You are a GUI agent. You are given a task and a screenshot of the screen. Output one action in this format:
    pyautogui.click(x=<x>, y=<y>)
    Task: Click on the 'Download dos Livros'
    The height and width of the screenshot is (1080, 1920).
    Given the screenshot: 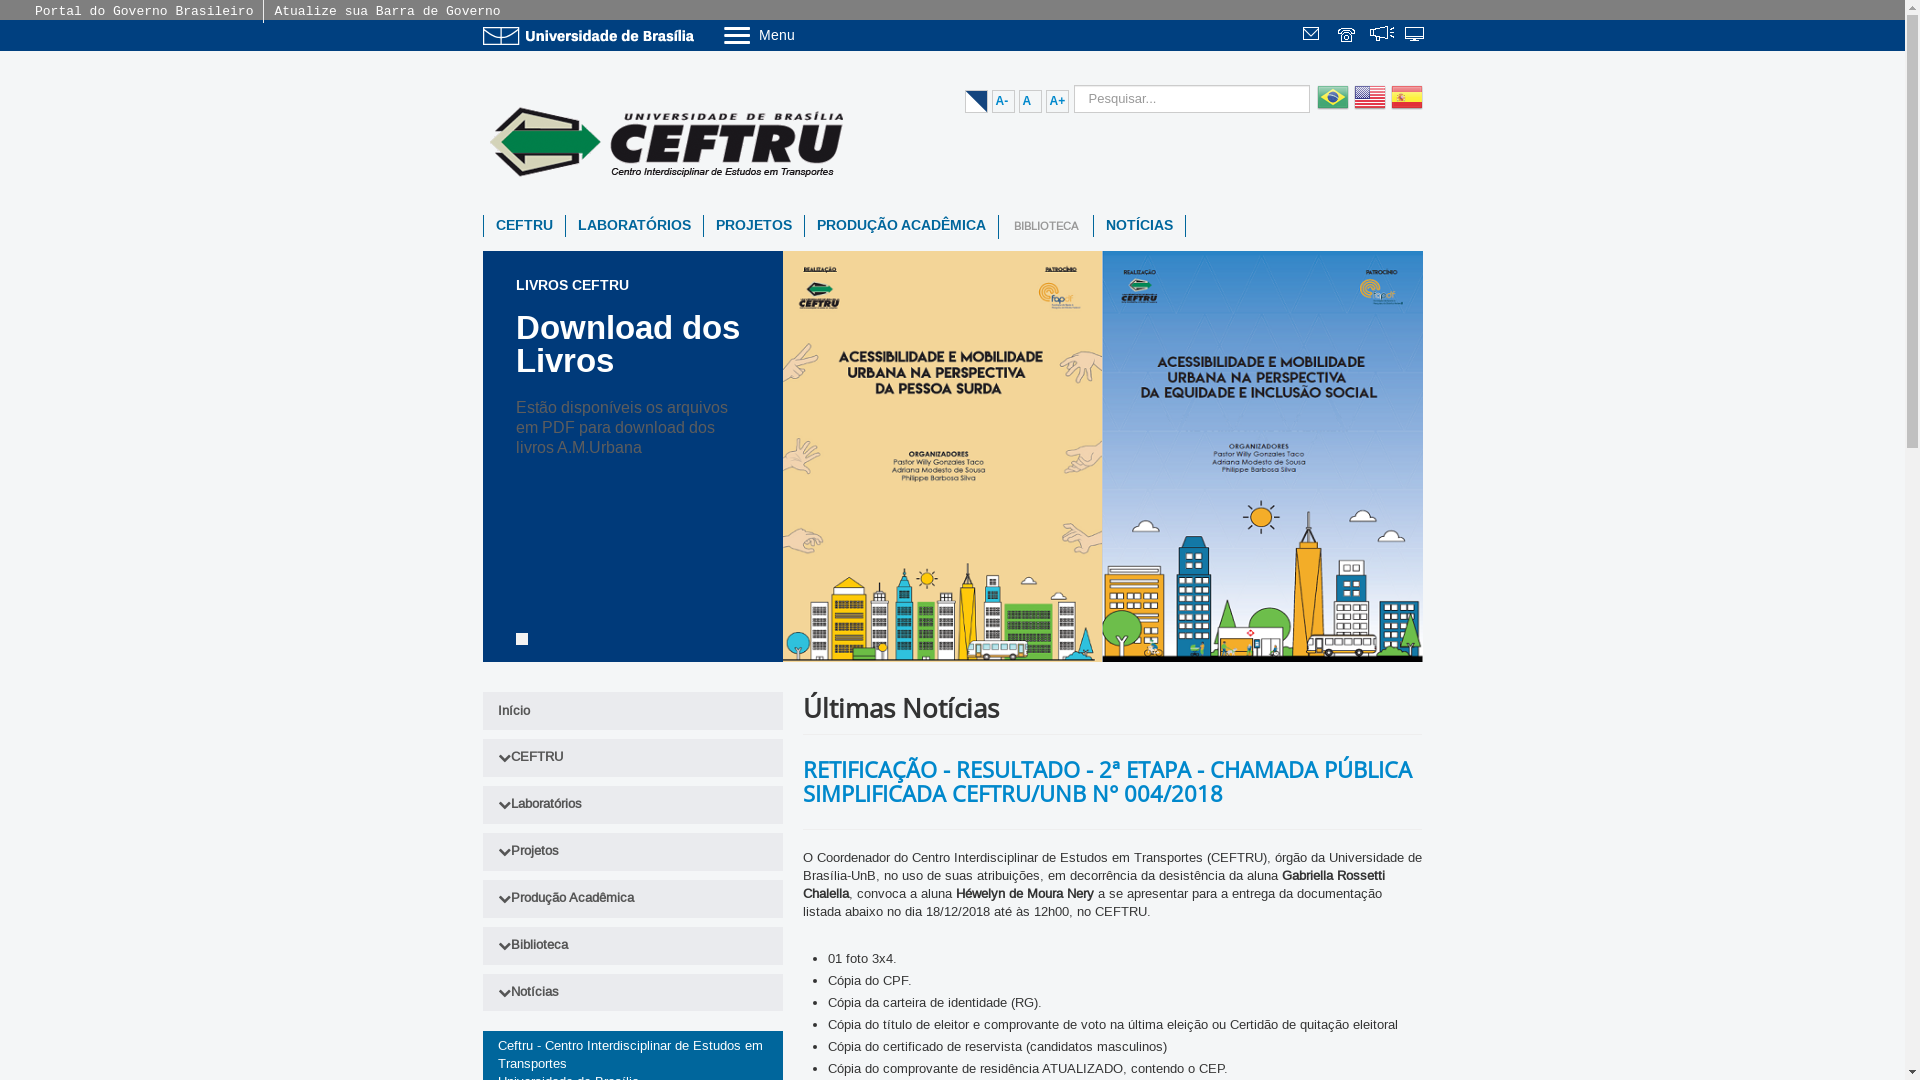 What is the action you would take?
    pyautogui.click(x=627, y=342)
    